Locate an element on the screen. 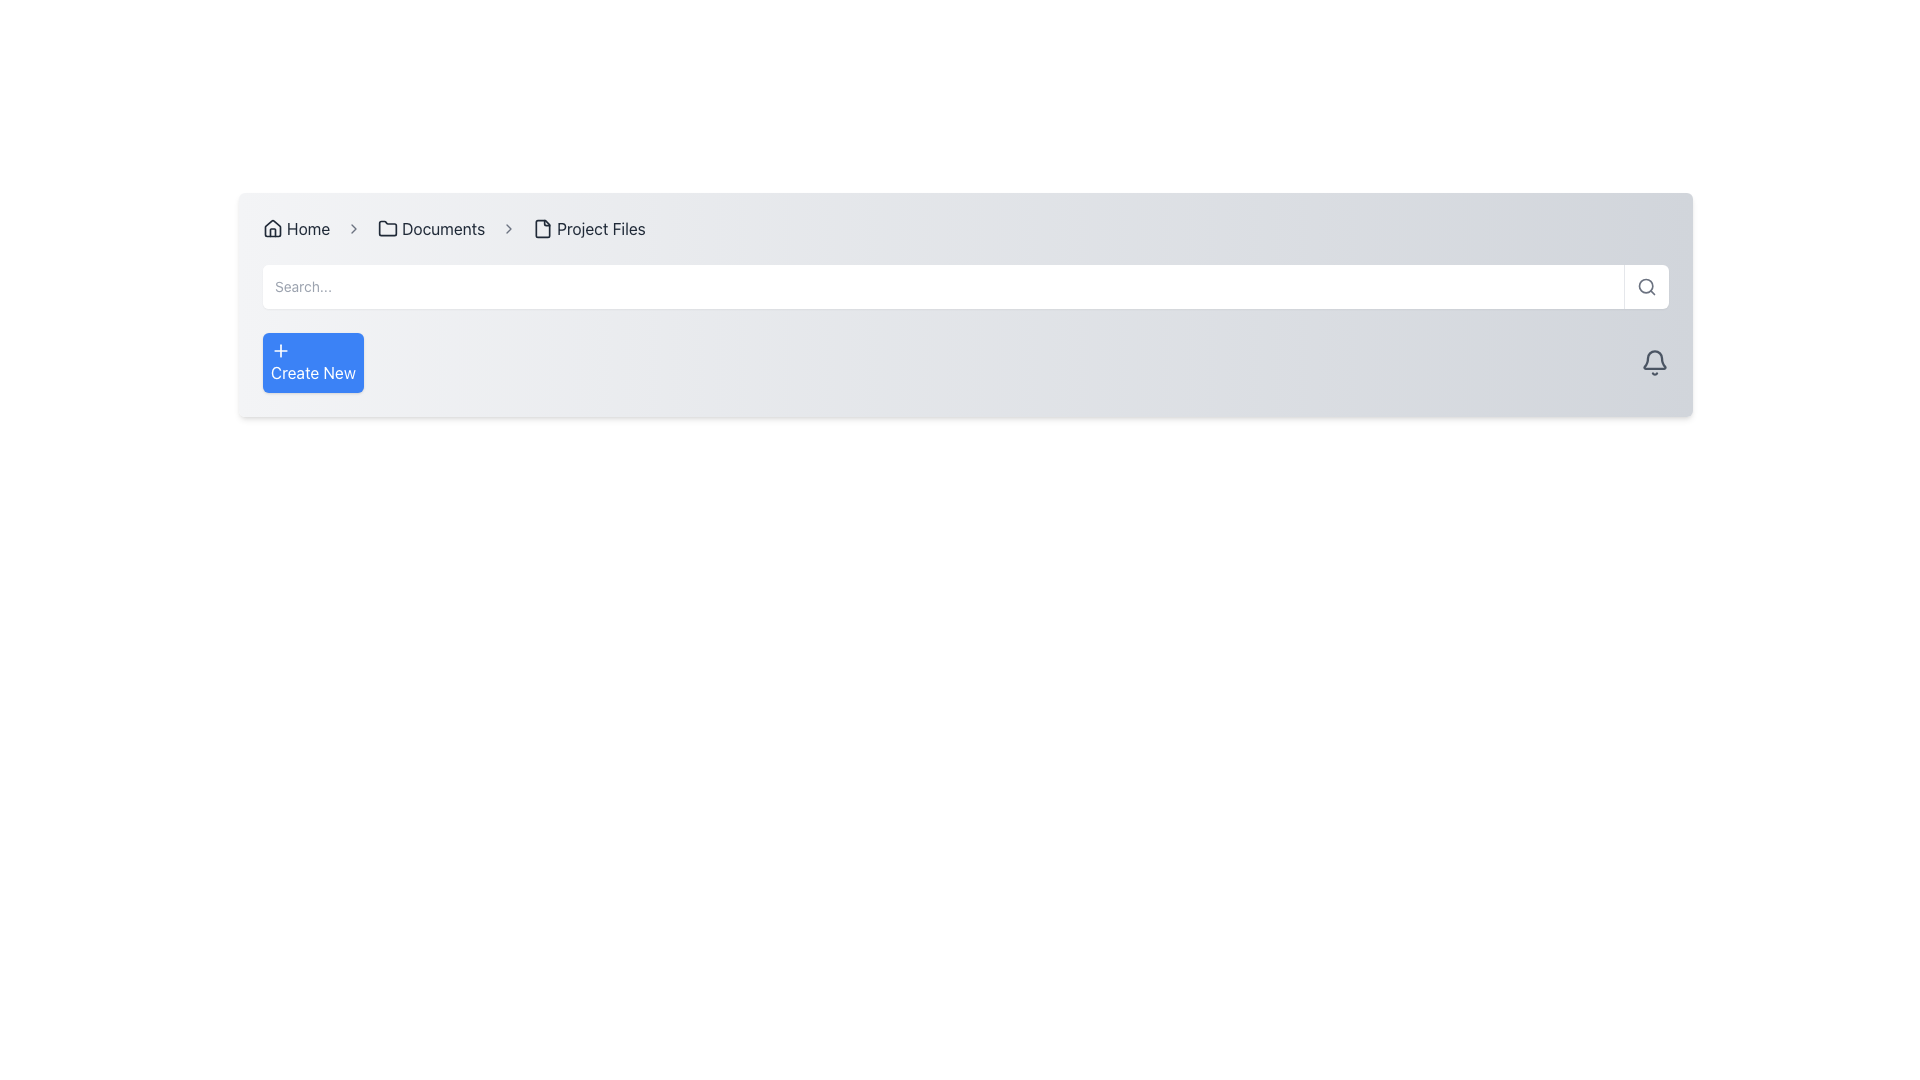 The image size is (1920, 1080). the Chevron icon used in breadcrumb navigation, which visually separates the 'Documents' section from the 'Project Files' section is located at coordinates (509, 227).